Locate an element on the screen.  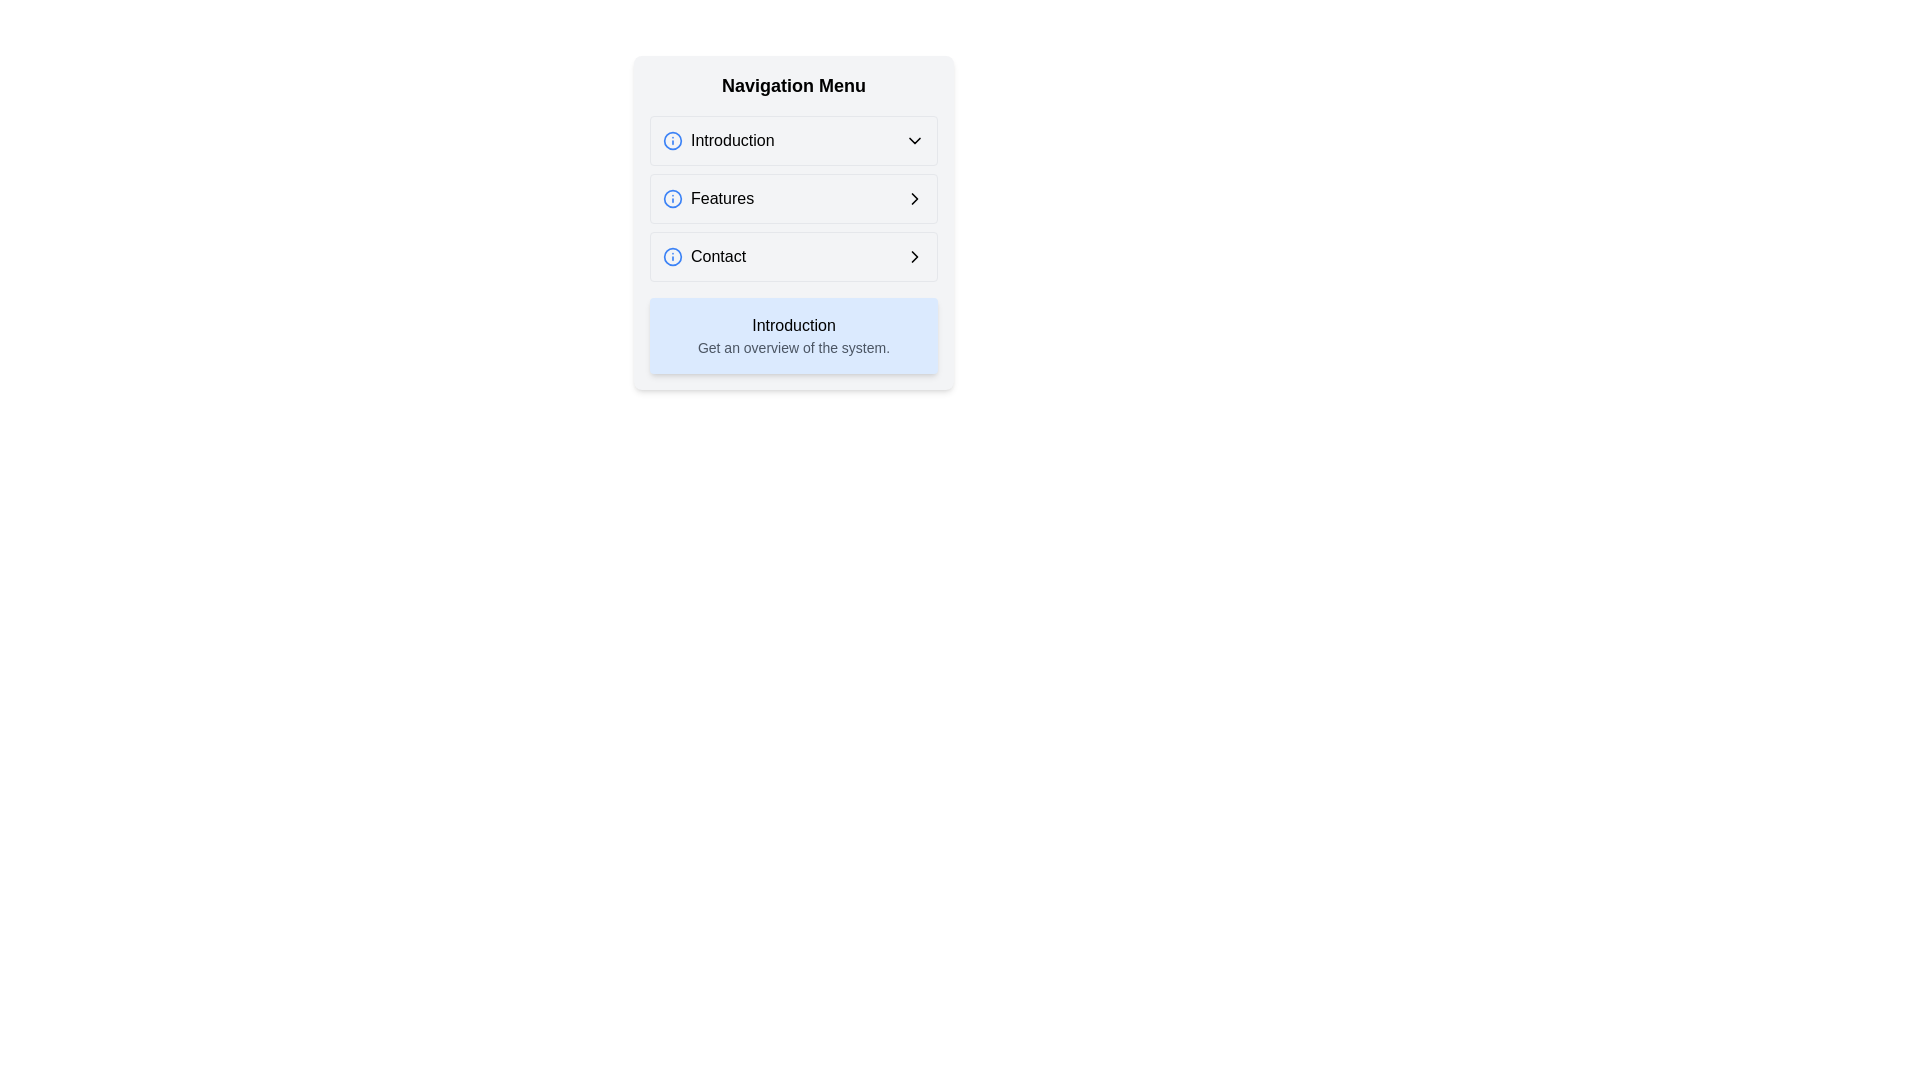
text label that displays 'Introduction', which is bold and centered within a light blue background in the Navigation Menu is located at coordinates (792, 325).